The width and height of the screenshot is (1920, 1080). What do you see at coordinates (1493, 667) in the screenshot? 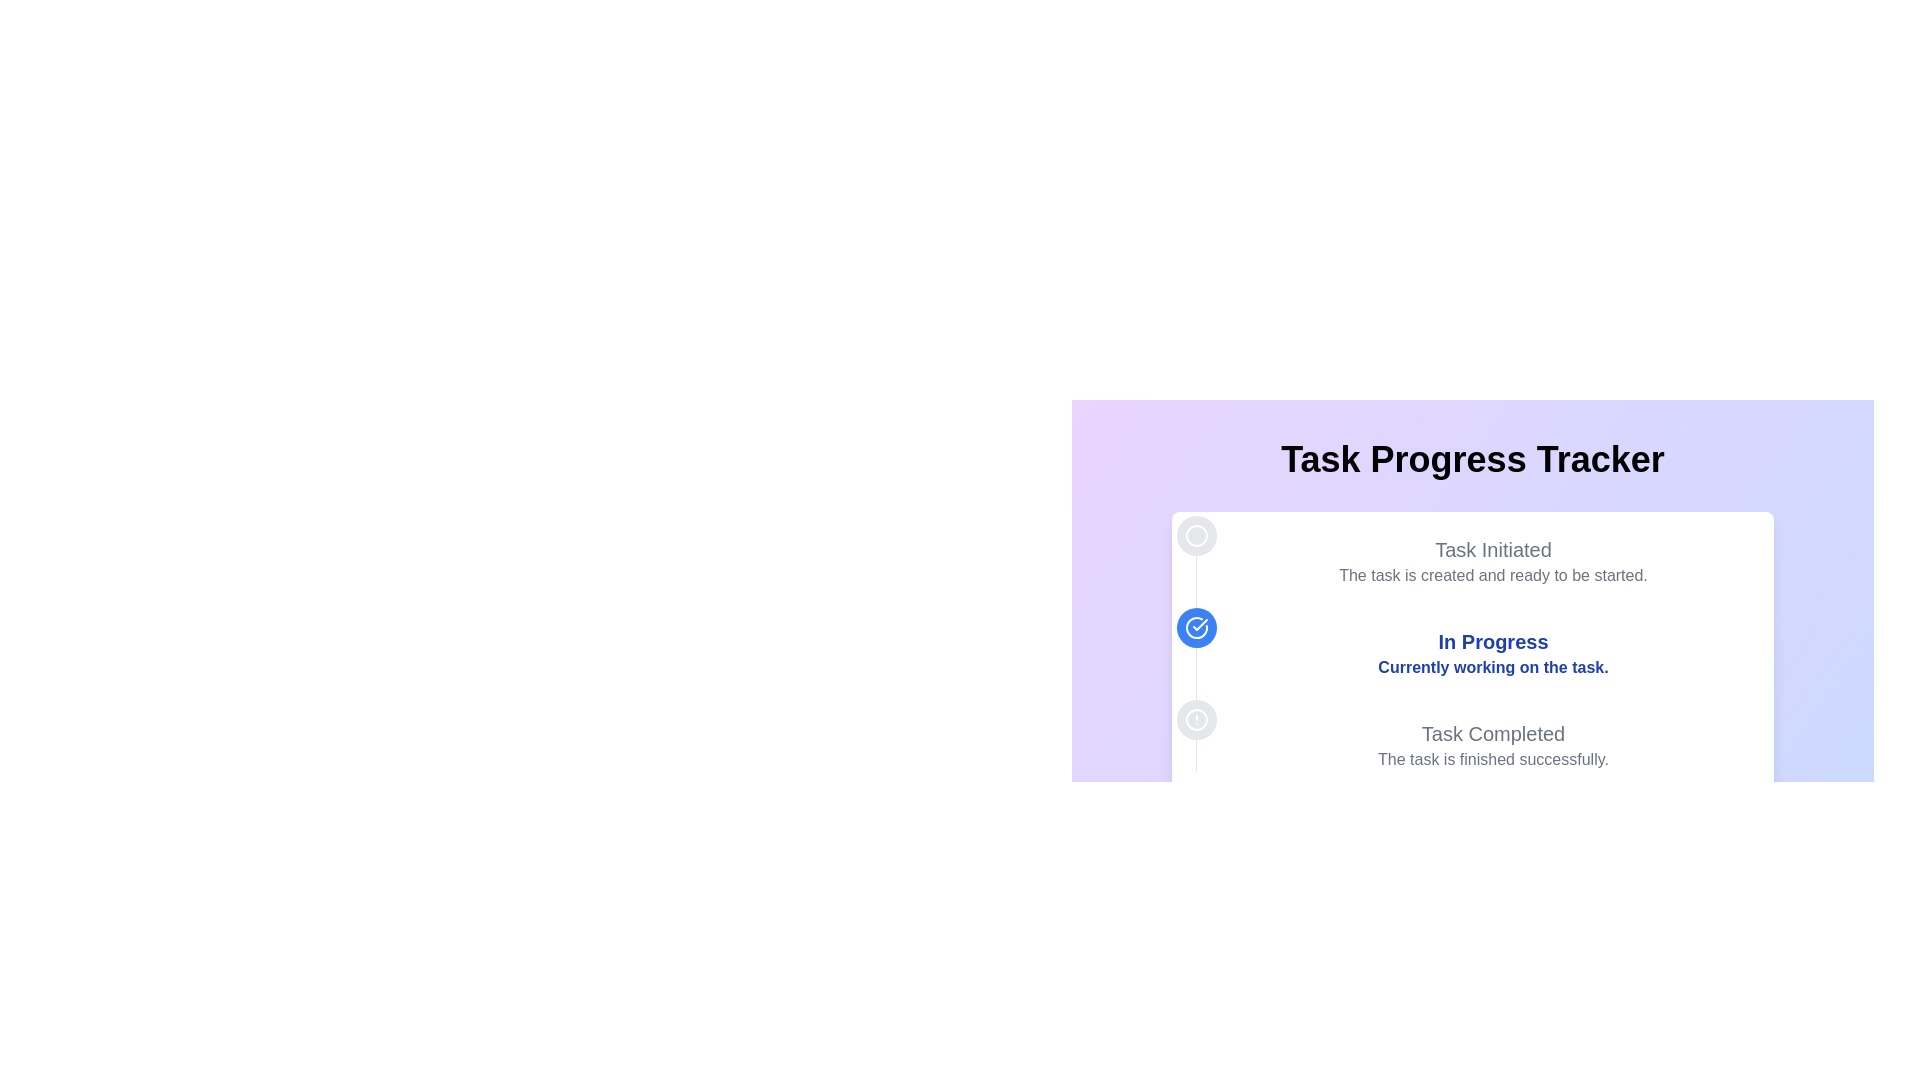
I see `descriptive message text element located below the 'In Progress' message in the task progress tracker` at bounding box center [1493, 667].